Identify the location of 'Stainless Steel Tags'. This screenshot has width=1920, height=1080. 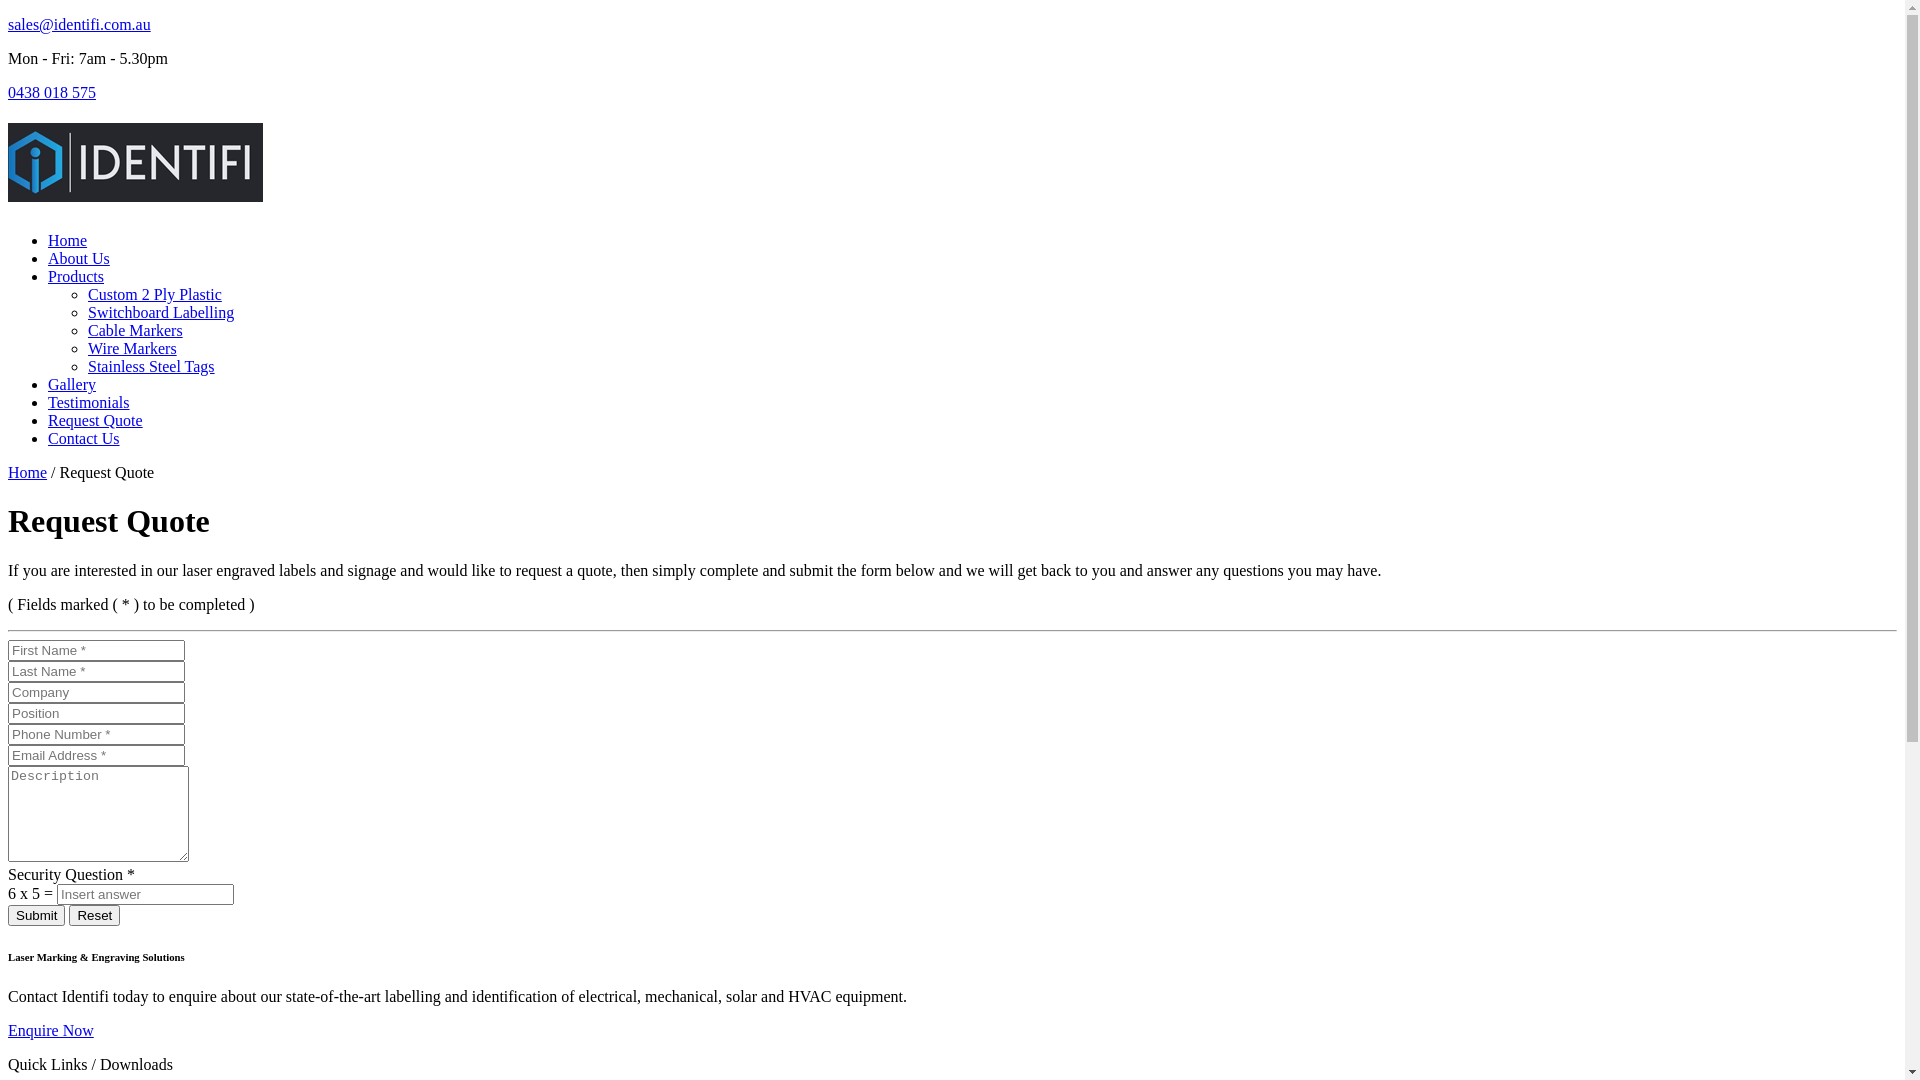
(150, 366).